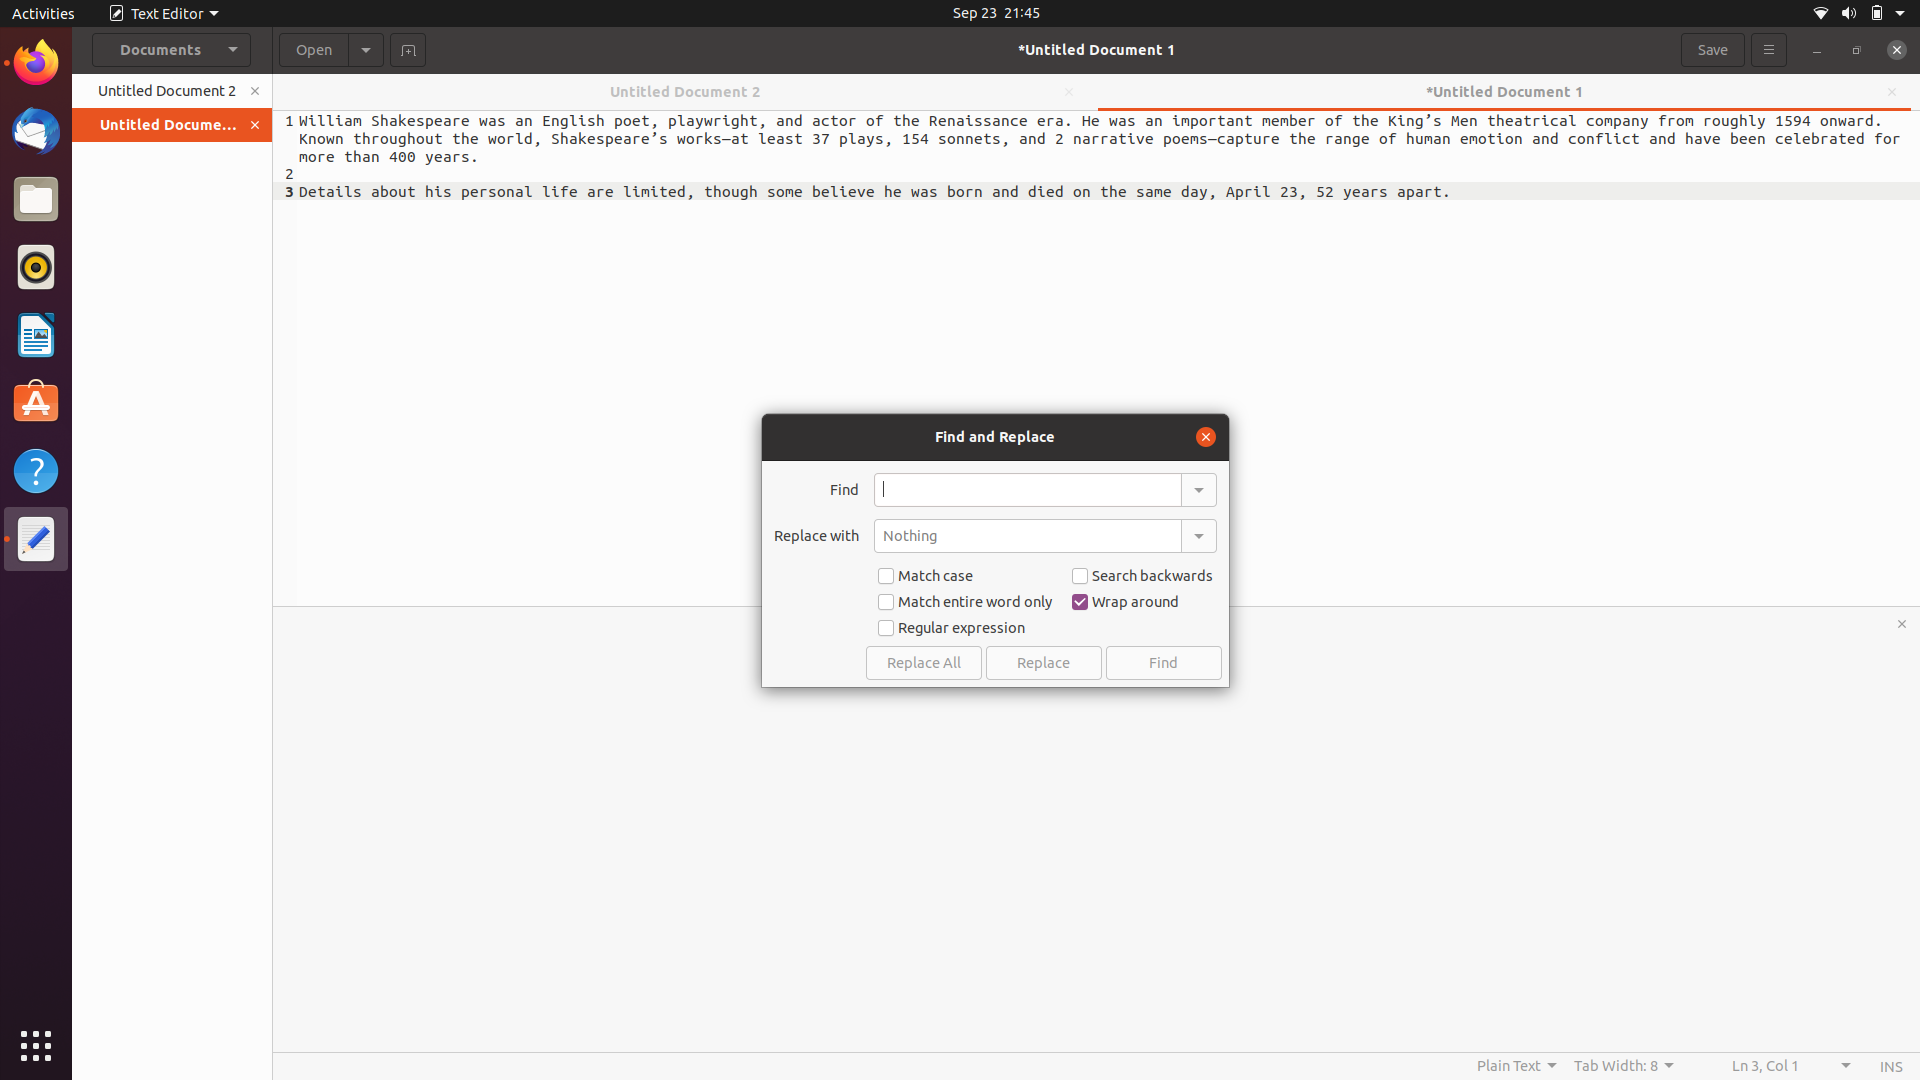 The width and height of the screenshot is (1920, 1080). Describe the element at coordinates (1027, 489) in the screenshot. I see `Substitute the word "book" with "novel" in the entire document` at that location.